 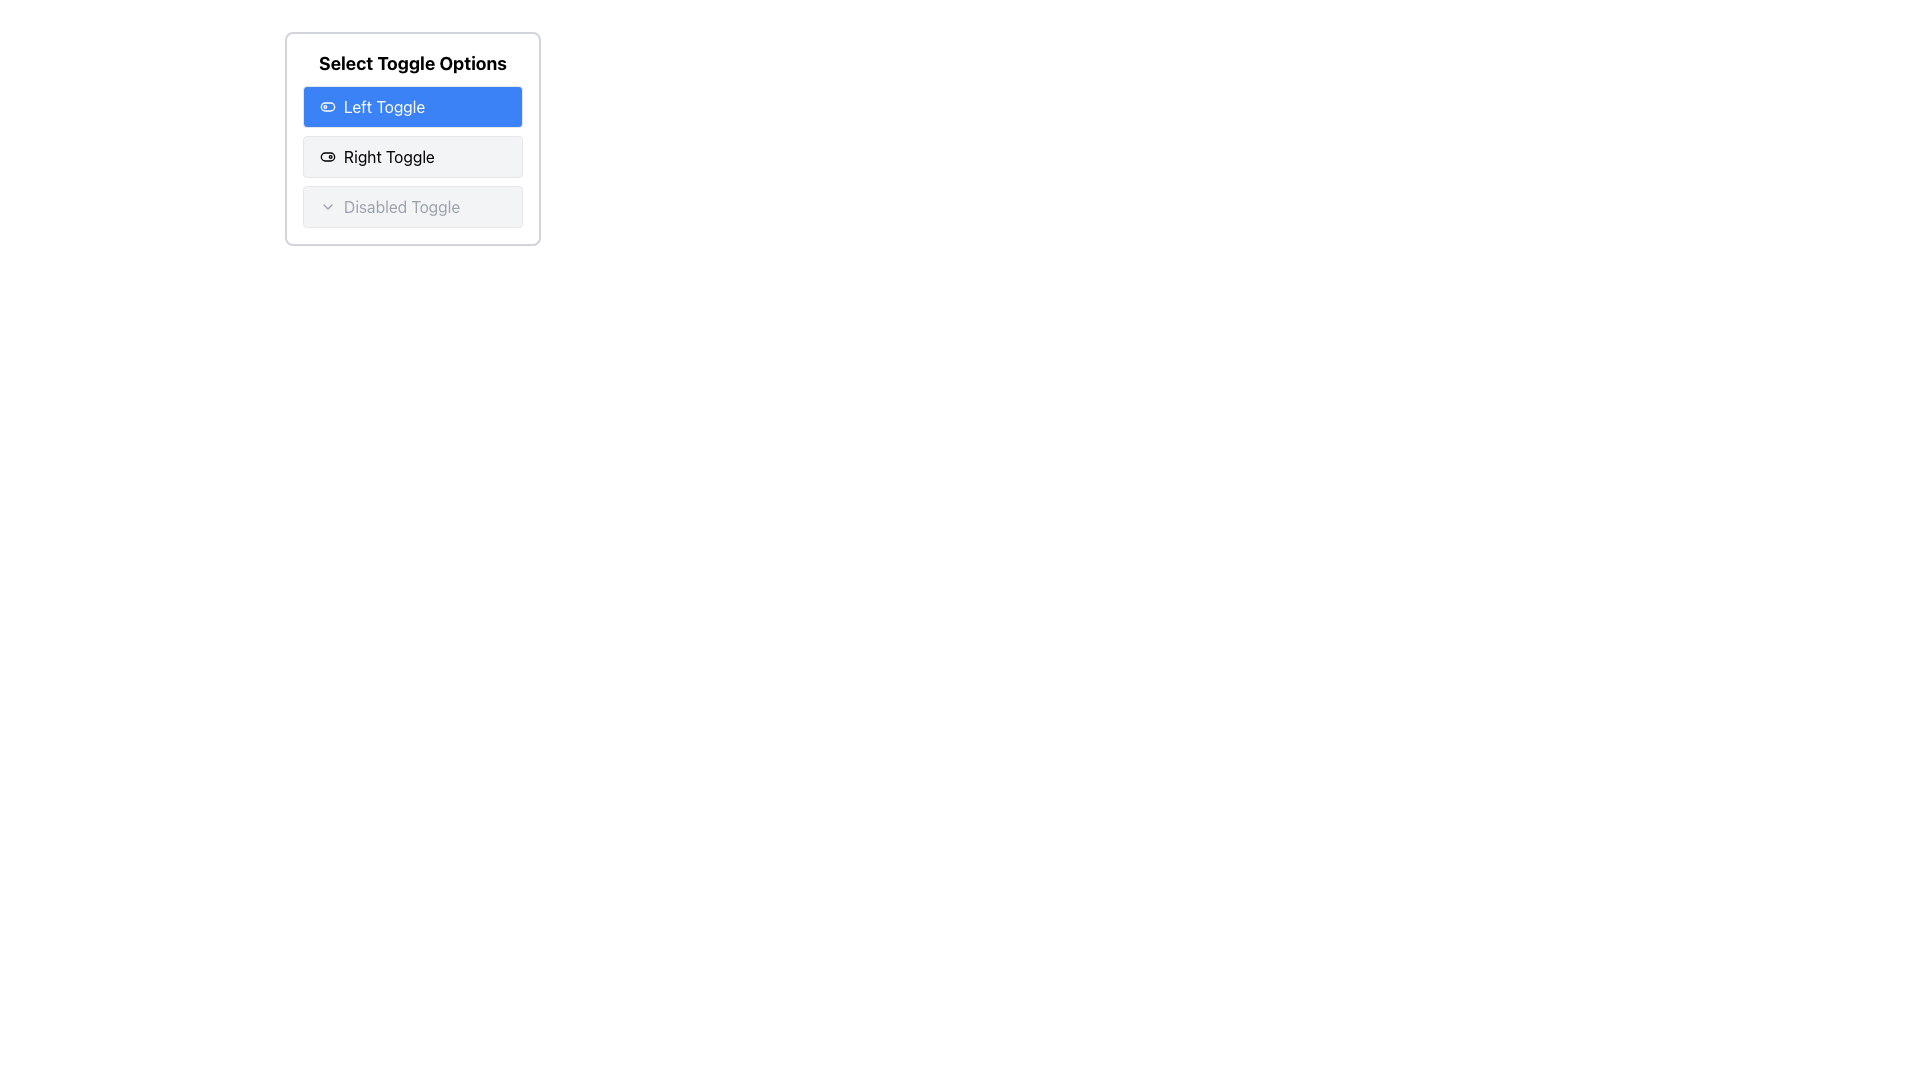 What do you see at coordinates (411, 207) in the screenshot?
I see `the disabled toggle button, which is the third option in a vertically stacked list of toggle options, visually indicated by grayed-out styling` at bounding box center [411, 207].